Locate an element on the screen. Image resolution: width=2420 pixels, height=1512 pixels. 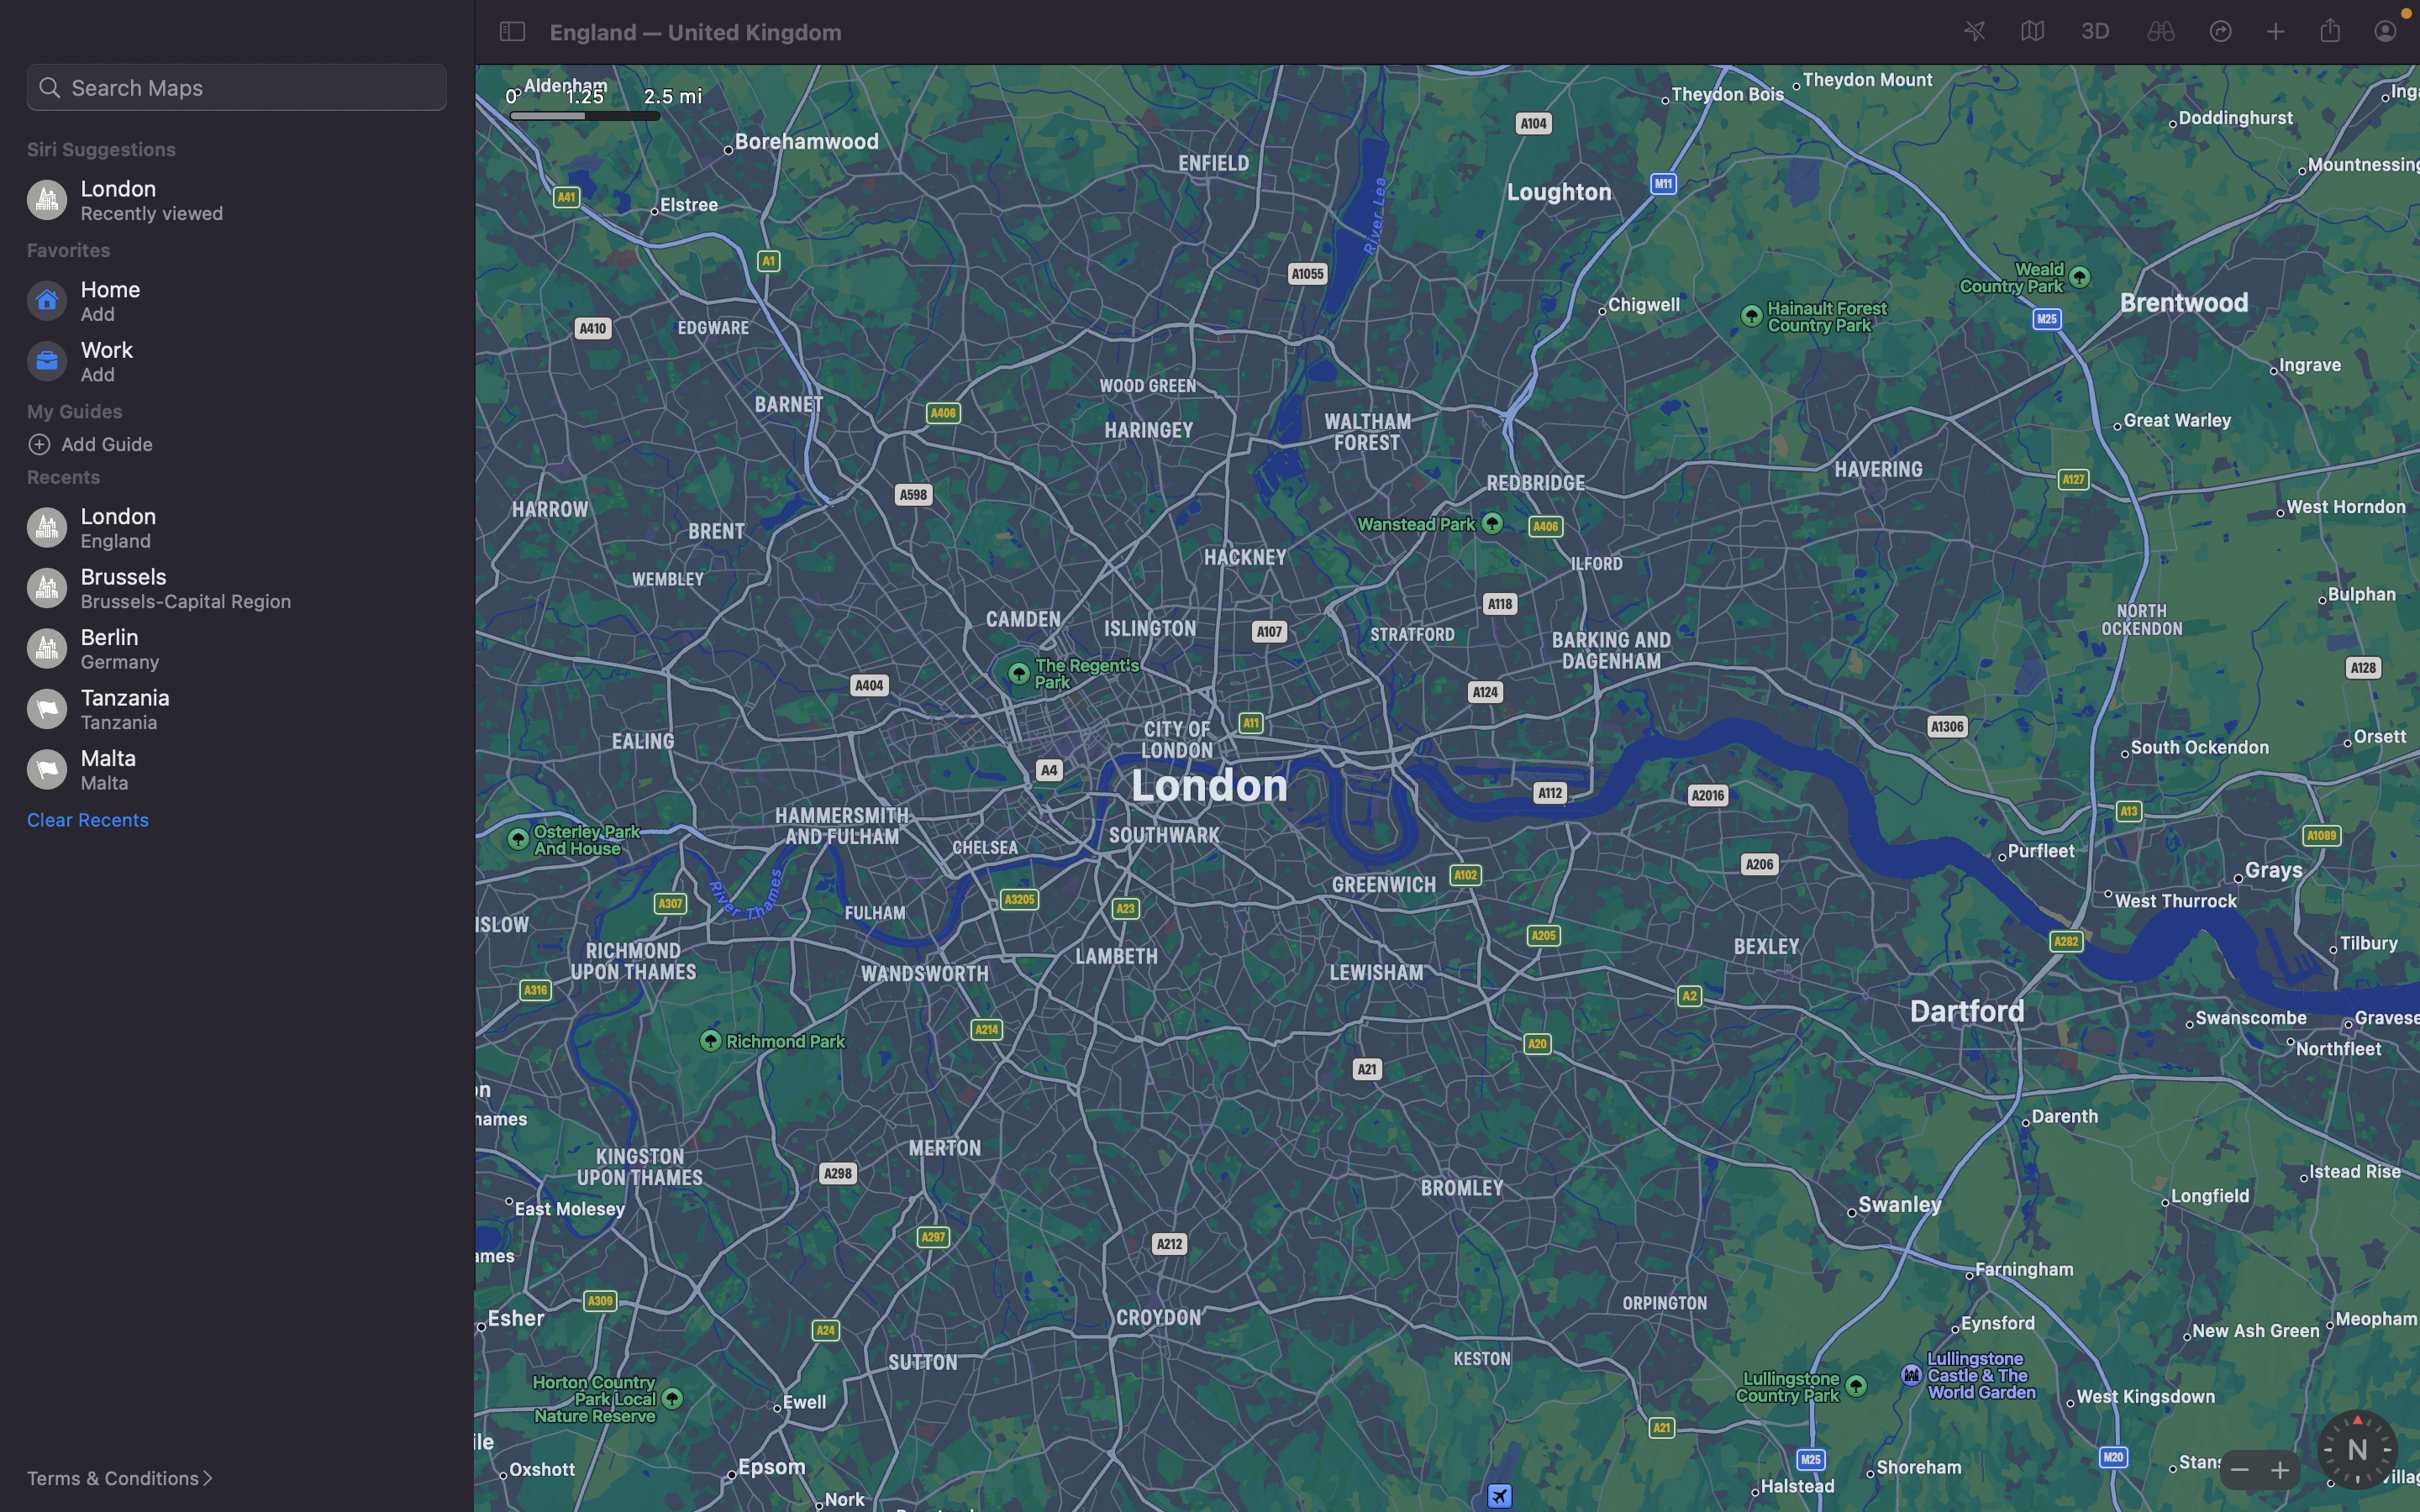
the map"s display mode to satellite is located at coordinates (2029, 32).